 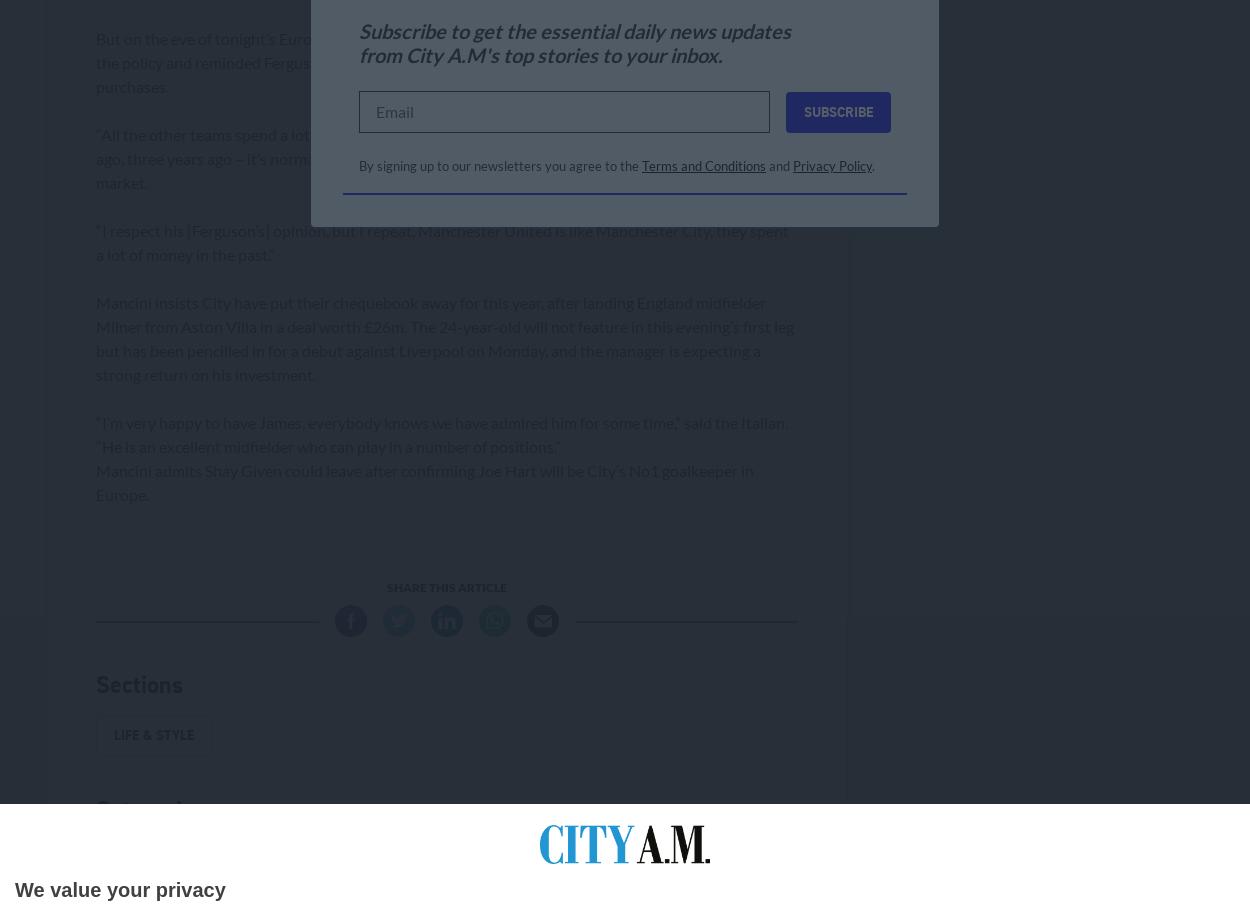 I want to click on 'Mancini insists City have put their chequebook away for this year, after landing England midfielder Milner from Aston Villa in a deal worth £26m. The 24-year-old will not feature in this evening’s first leg but has been pencilled in for a debut against Liverpool on Monday, and the manager is expecting a strong return on his investment.', so click(x=444, y=336).